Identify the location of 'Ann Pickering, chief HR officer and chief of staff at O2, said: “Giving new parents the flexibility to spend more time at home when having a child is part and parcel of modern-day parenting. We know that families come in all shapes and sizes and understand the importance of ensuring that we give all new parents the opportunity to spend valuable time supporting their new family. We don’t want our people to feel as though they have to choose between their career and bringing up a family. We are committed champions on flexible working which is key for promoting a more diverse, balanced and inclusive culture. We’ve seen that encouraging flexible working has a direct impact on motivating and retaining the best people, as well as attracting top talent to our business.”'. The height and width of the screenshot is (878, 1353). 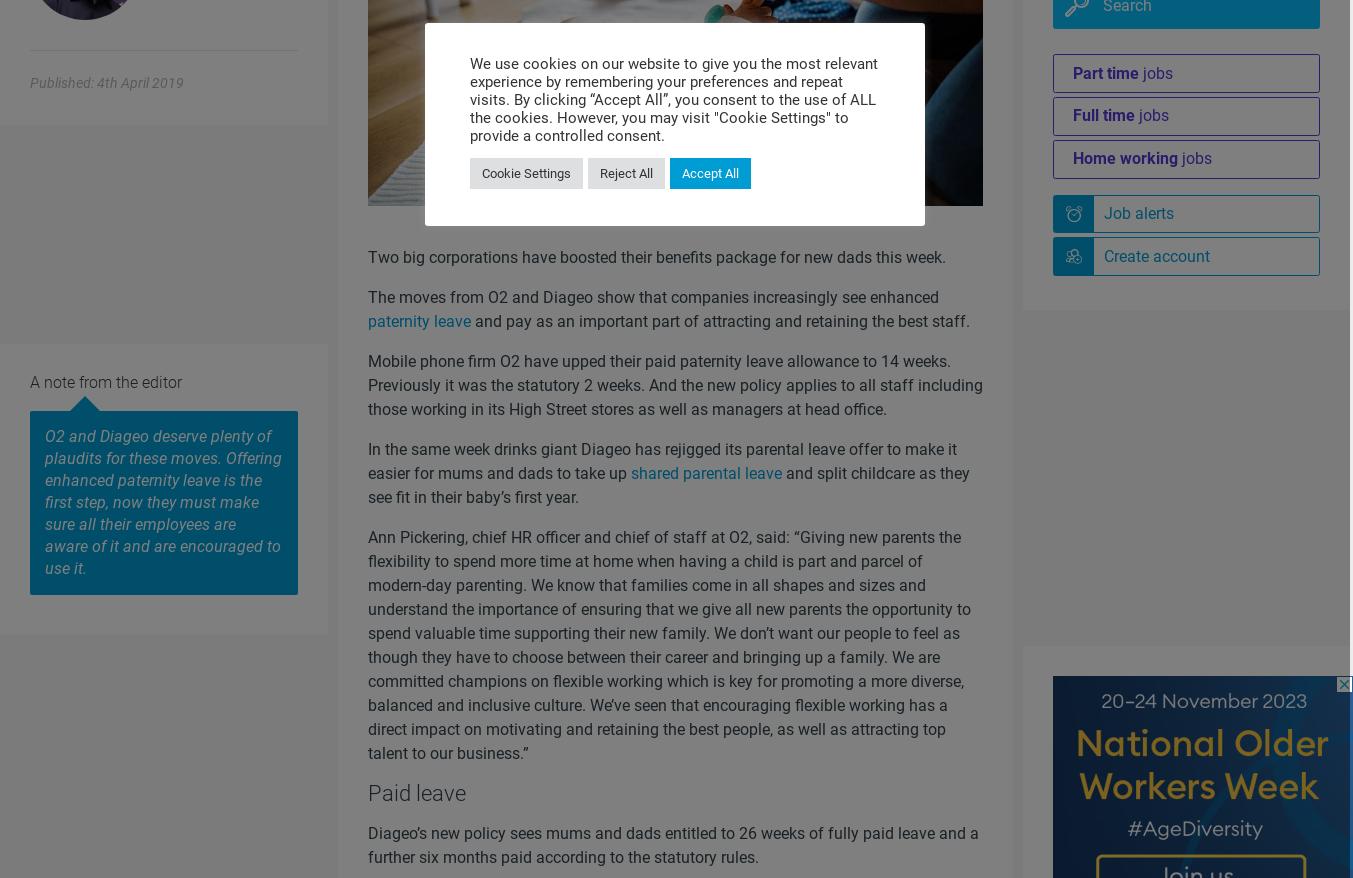
(667, 644).